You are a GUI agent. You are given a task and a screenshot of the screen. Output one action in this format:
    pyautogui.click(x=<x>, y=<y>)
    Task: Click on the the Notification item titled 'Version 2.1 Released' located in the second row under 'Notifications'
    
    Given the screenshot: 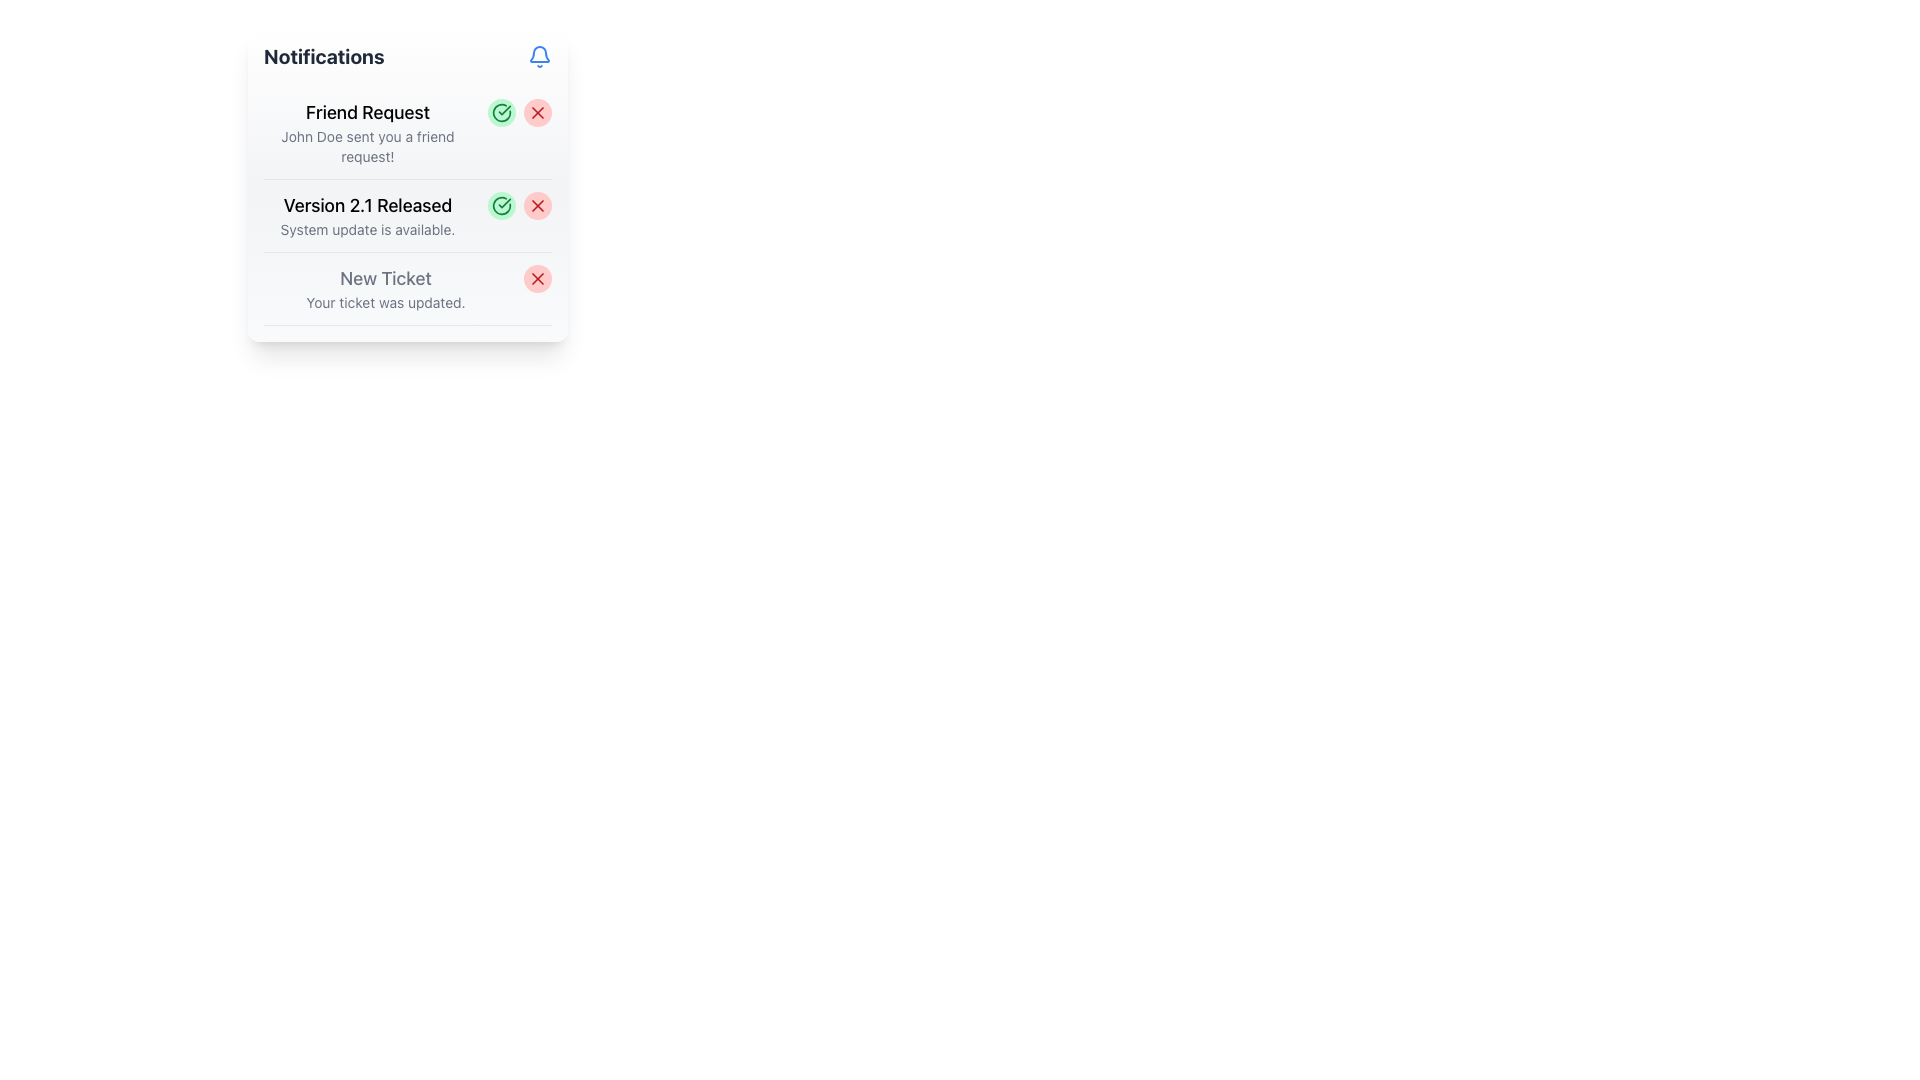 What is the action you would take?
    pyautogui.click(x=407, y=216)
    